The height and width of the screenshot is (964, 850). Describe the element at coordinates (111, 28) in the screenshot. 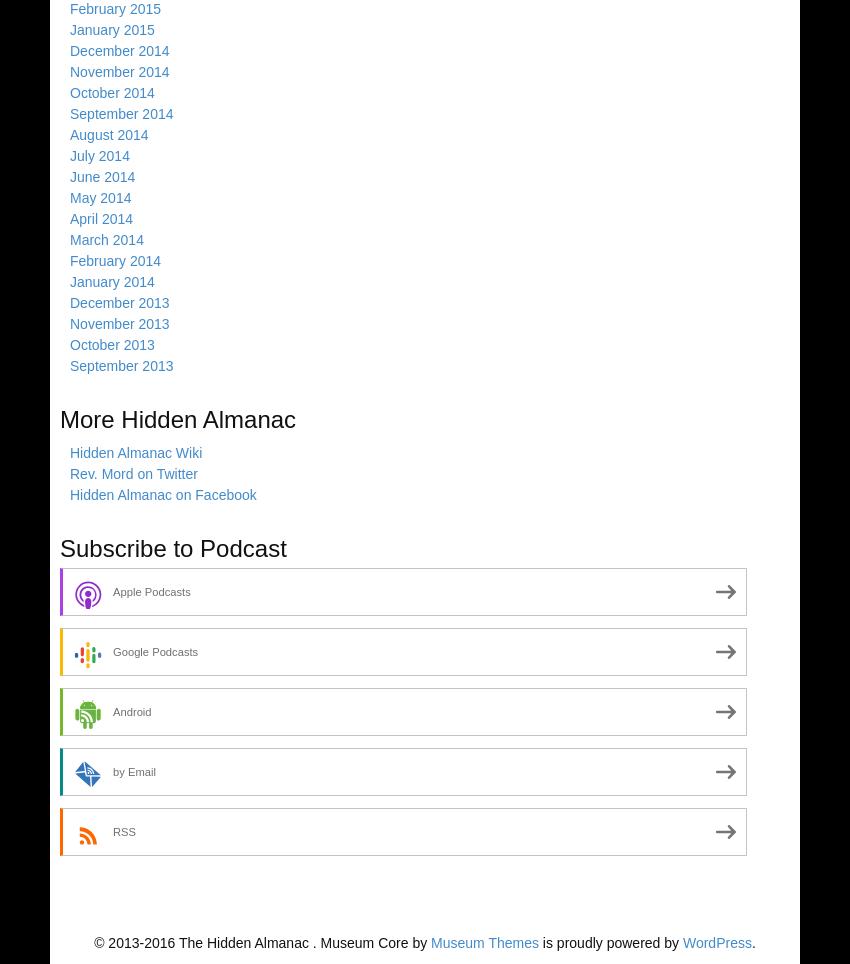

I see `'January 2015'` at that location.